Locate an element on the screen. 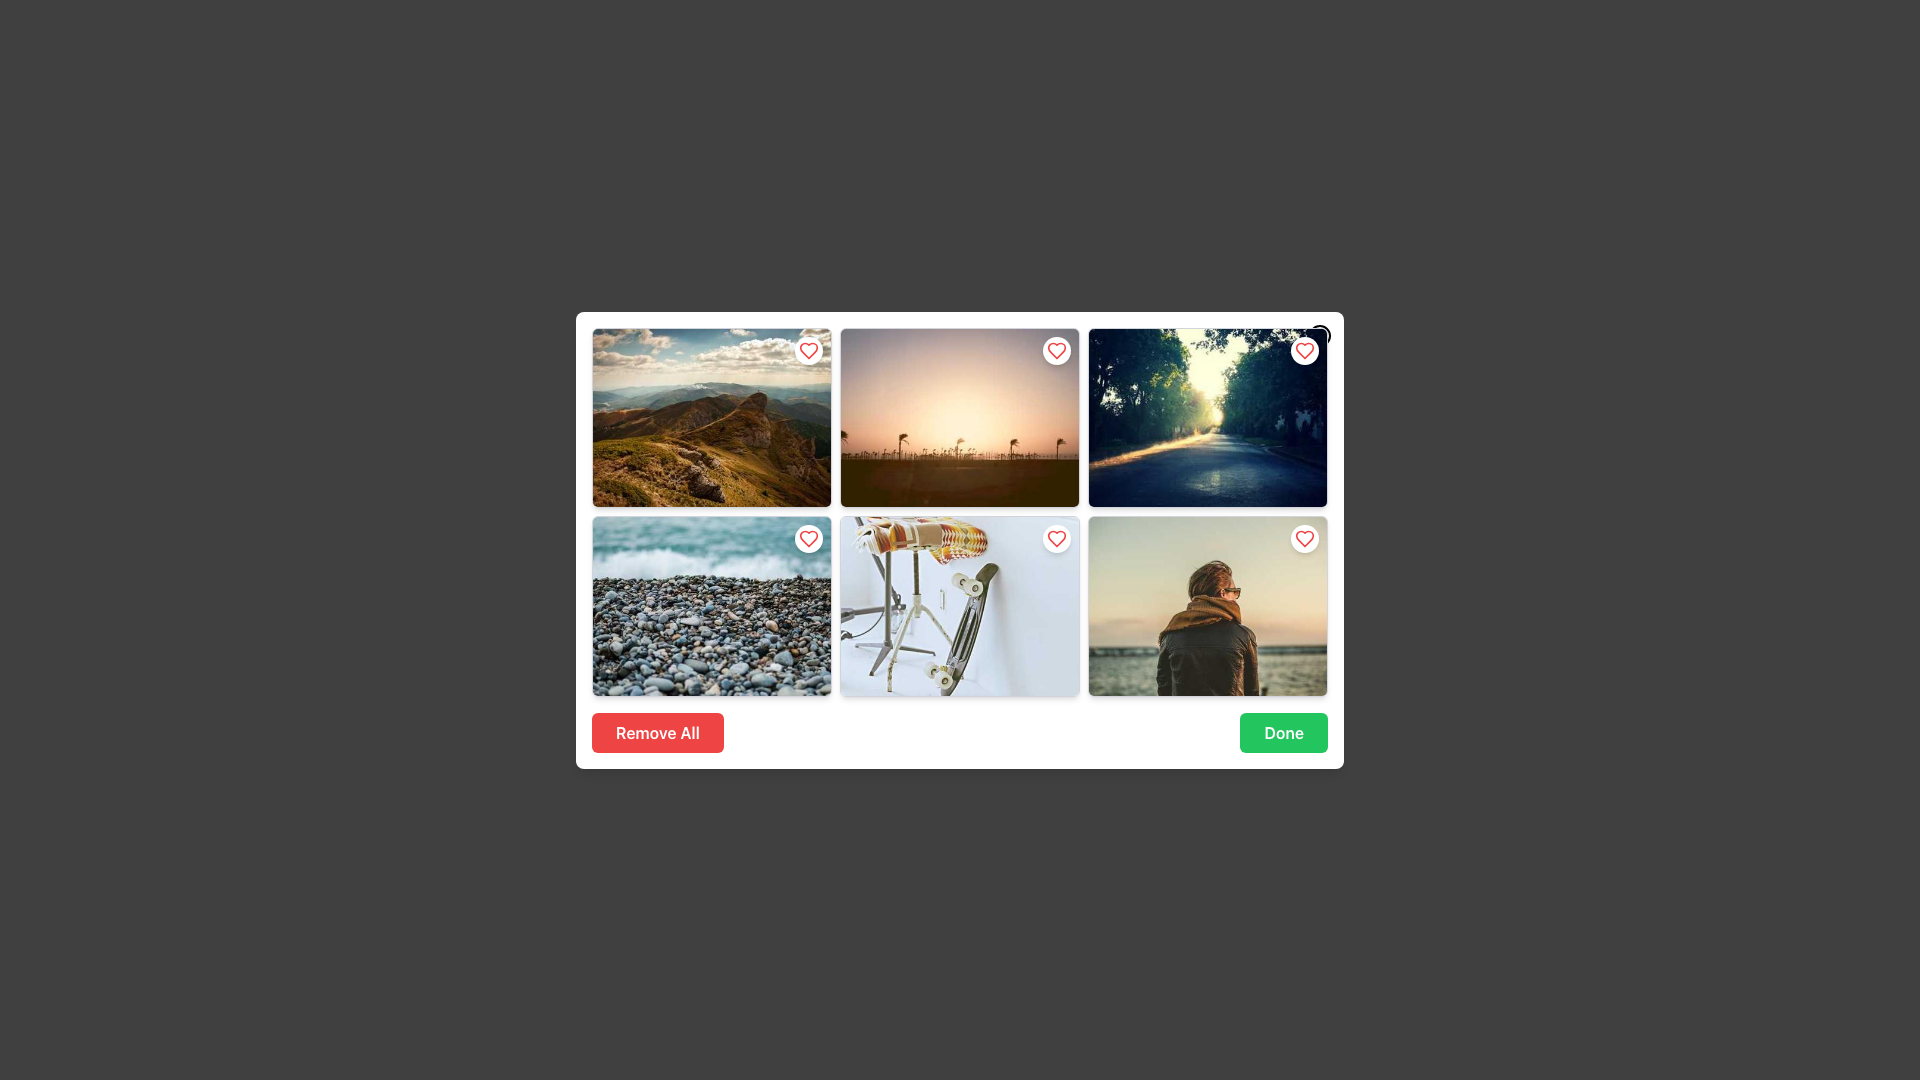 Image resolution: width=1920 pixels, height=1080 pixels. the small heart-shaped icon outlined in red, located at the top-right corner of the first image within a grid of six images is located at coordinates (809, 349).